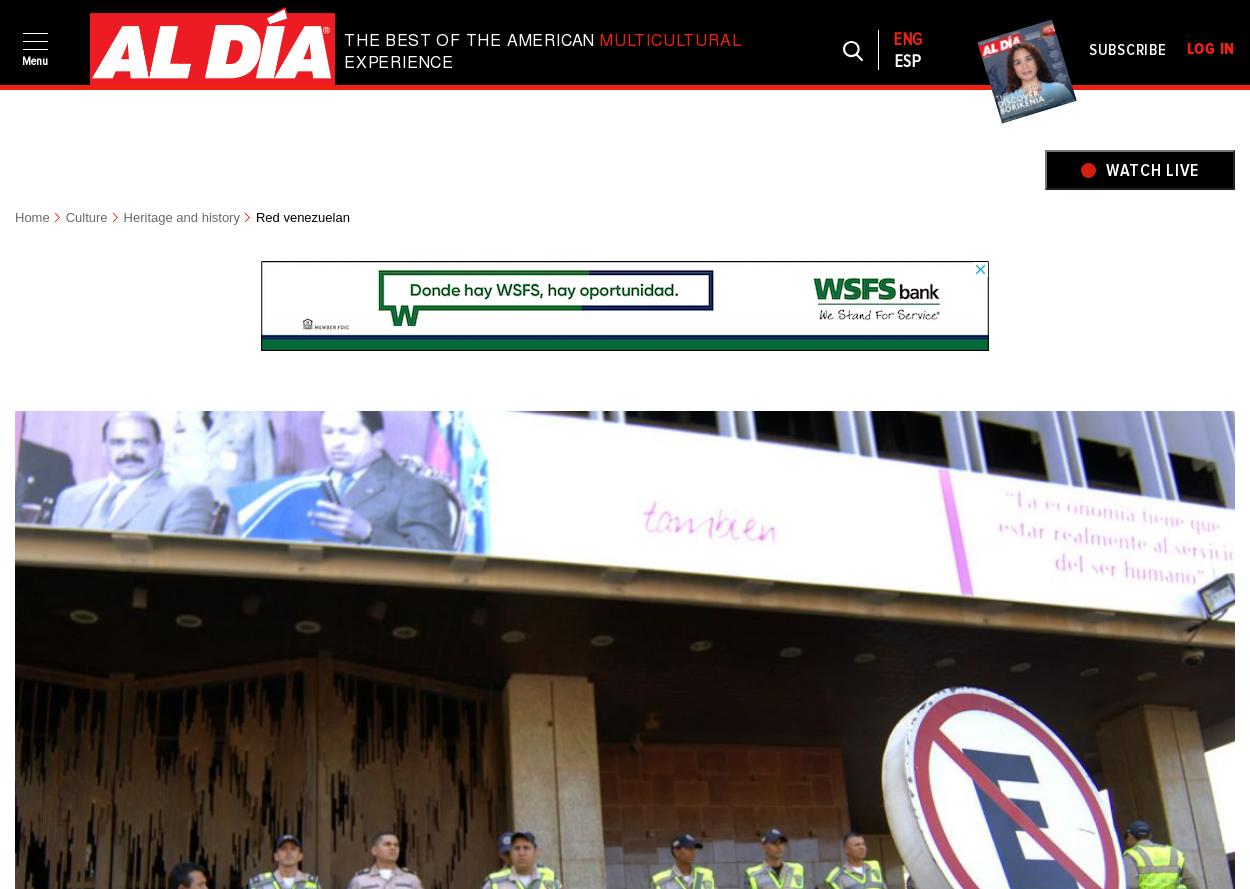  What do you see at coordinates (1104, 168) in the screenshot?
I see `'WATCH LIVE'` at bounding box center [1104, 168].